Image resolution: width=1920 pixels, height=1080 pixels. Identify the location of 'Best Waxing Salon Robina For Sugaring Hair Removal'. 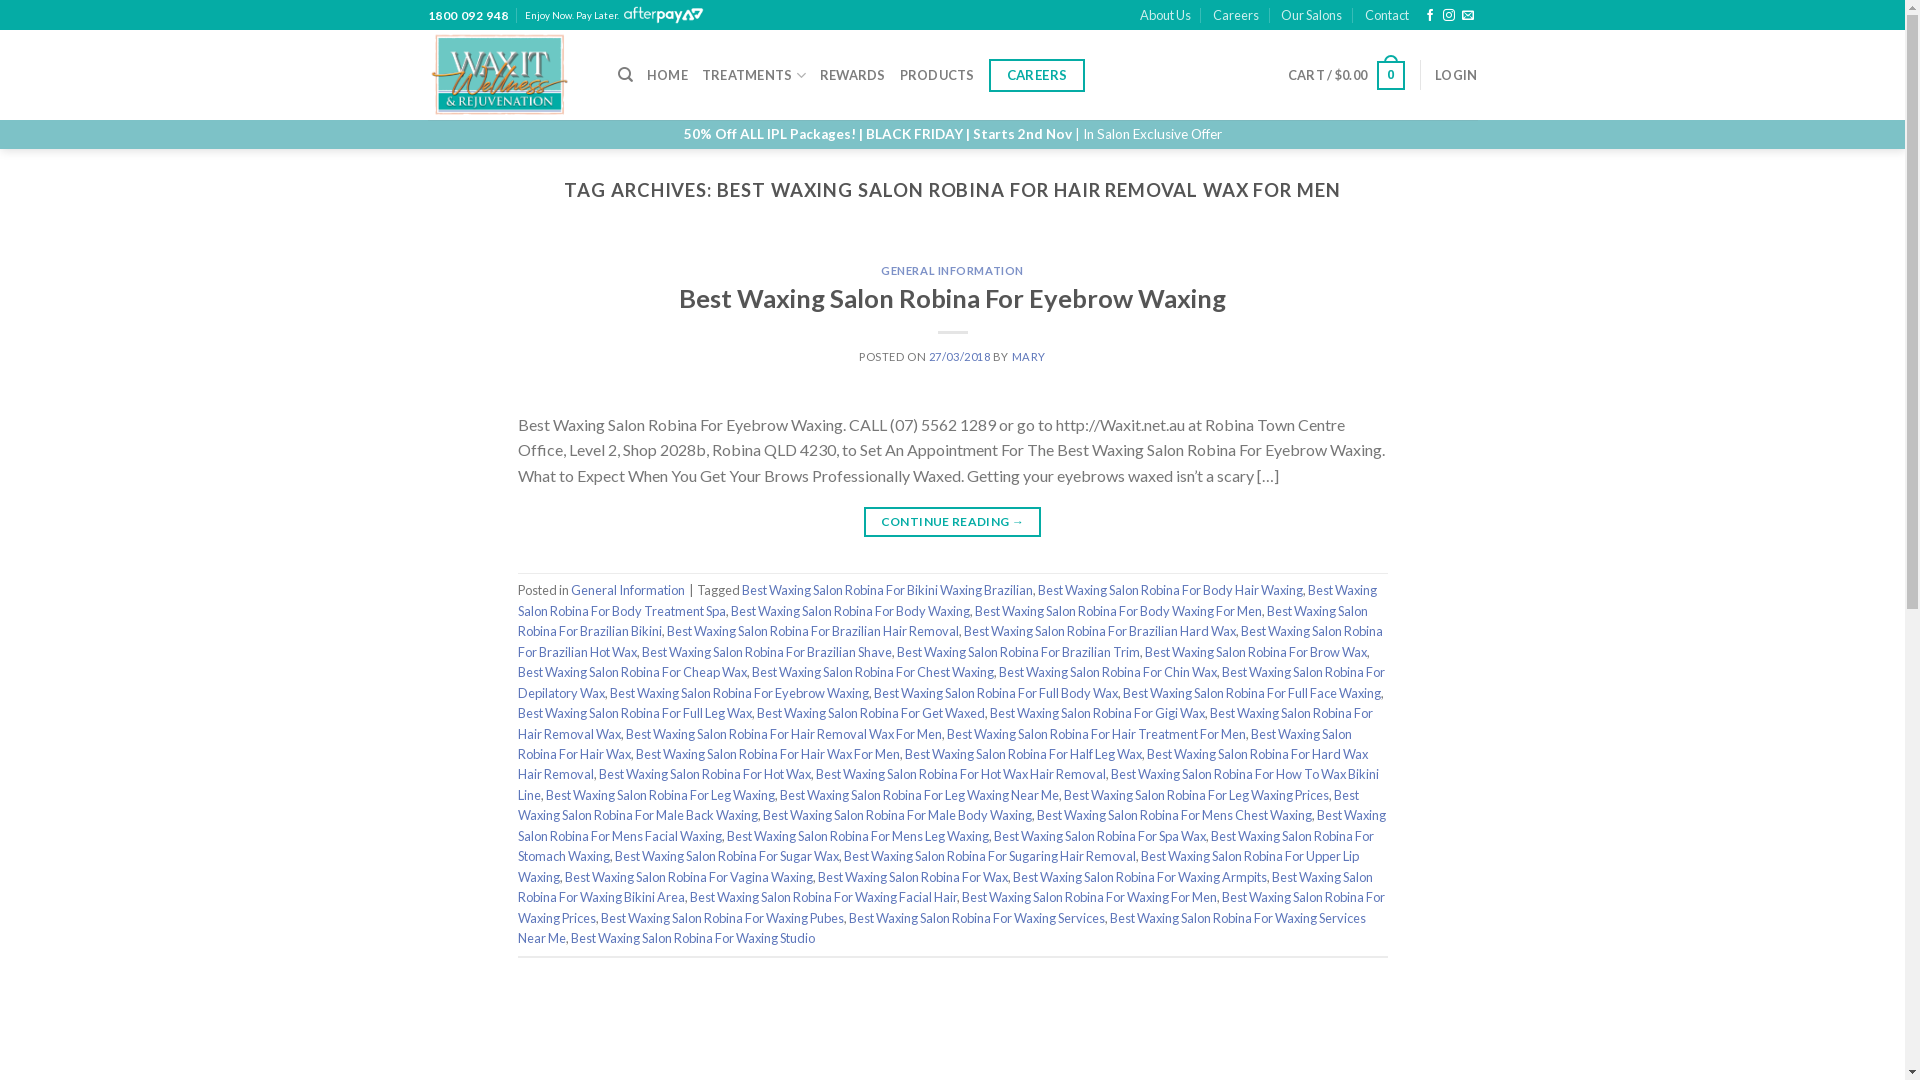
(989, 855).